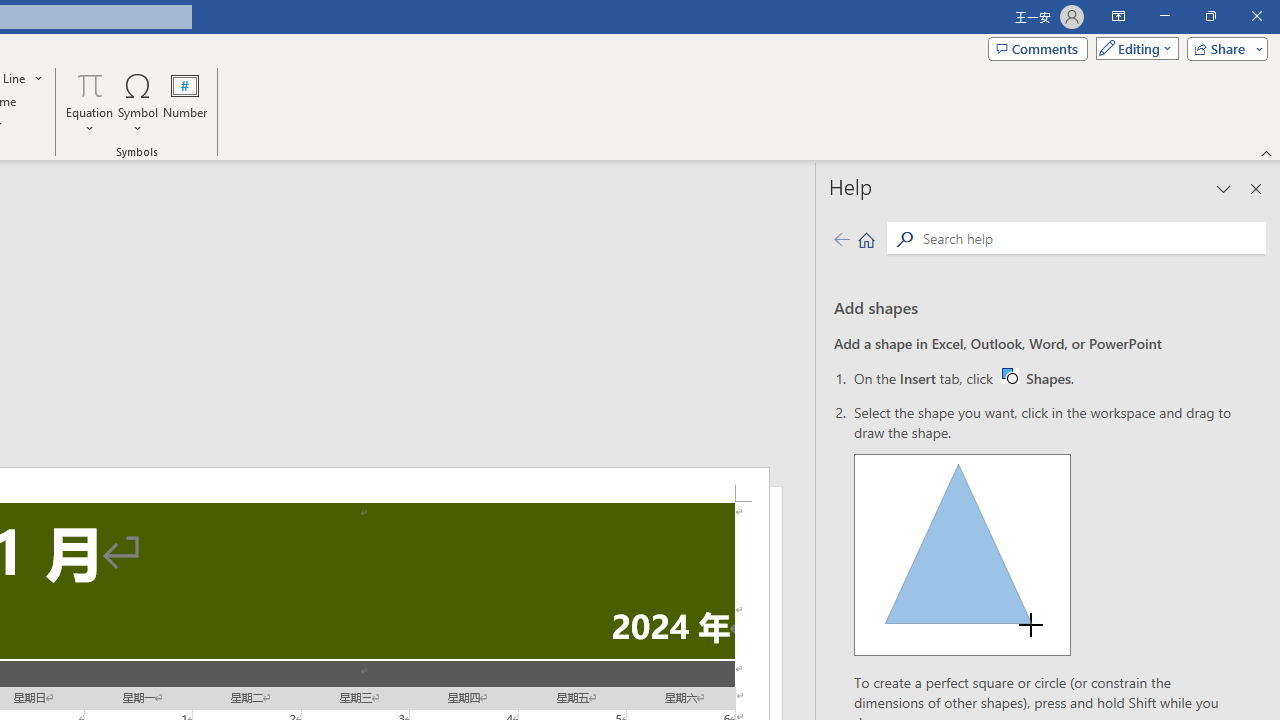  What do you see at coordinates (137, 103) in the screenshot?
I see `'Symbol'` at bounding box center [137, 103].